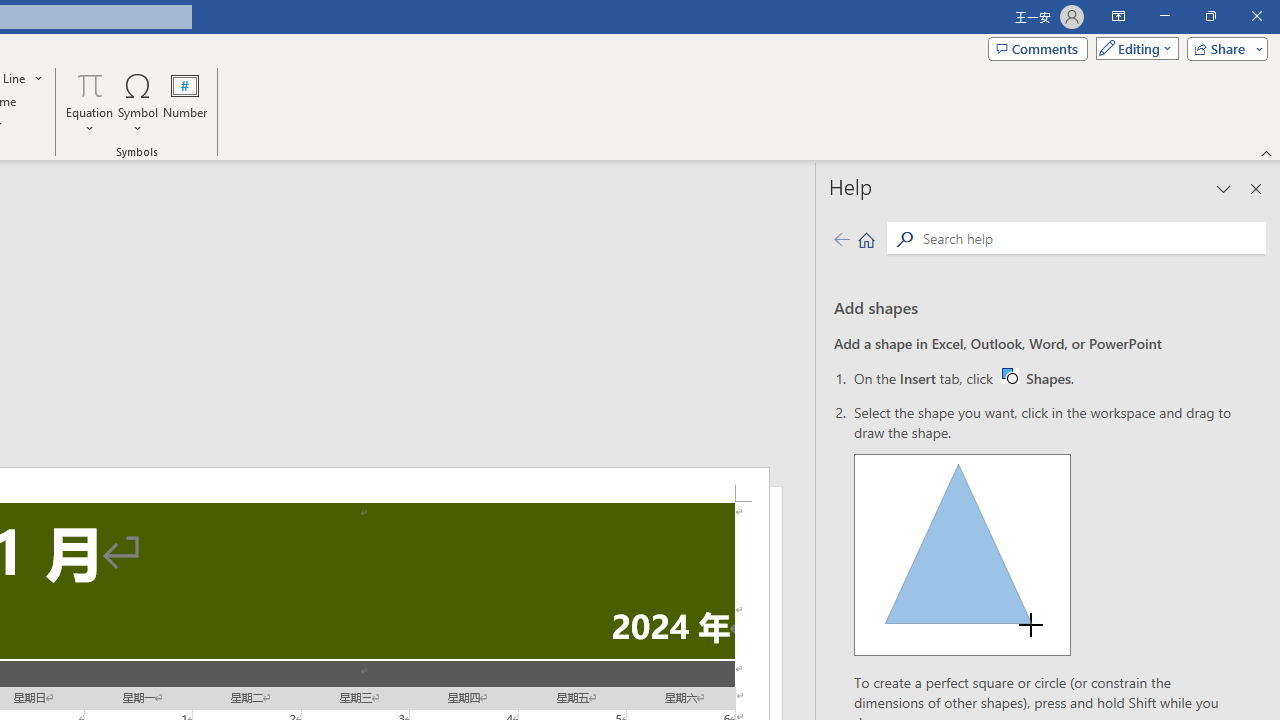  What do you see at coordinates (137, 103) in the screenshot?
I see `'Symbol'` at bounding box center [137, 103].